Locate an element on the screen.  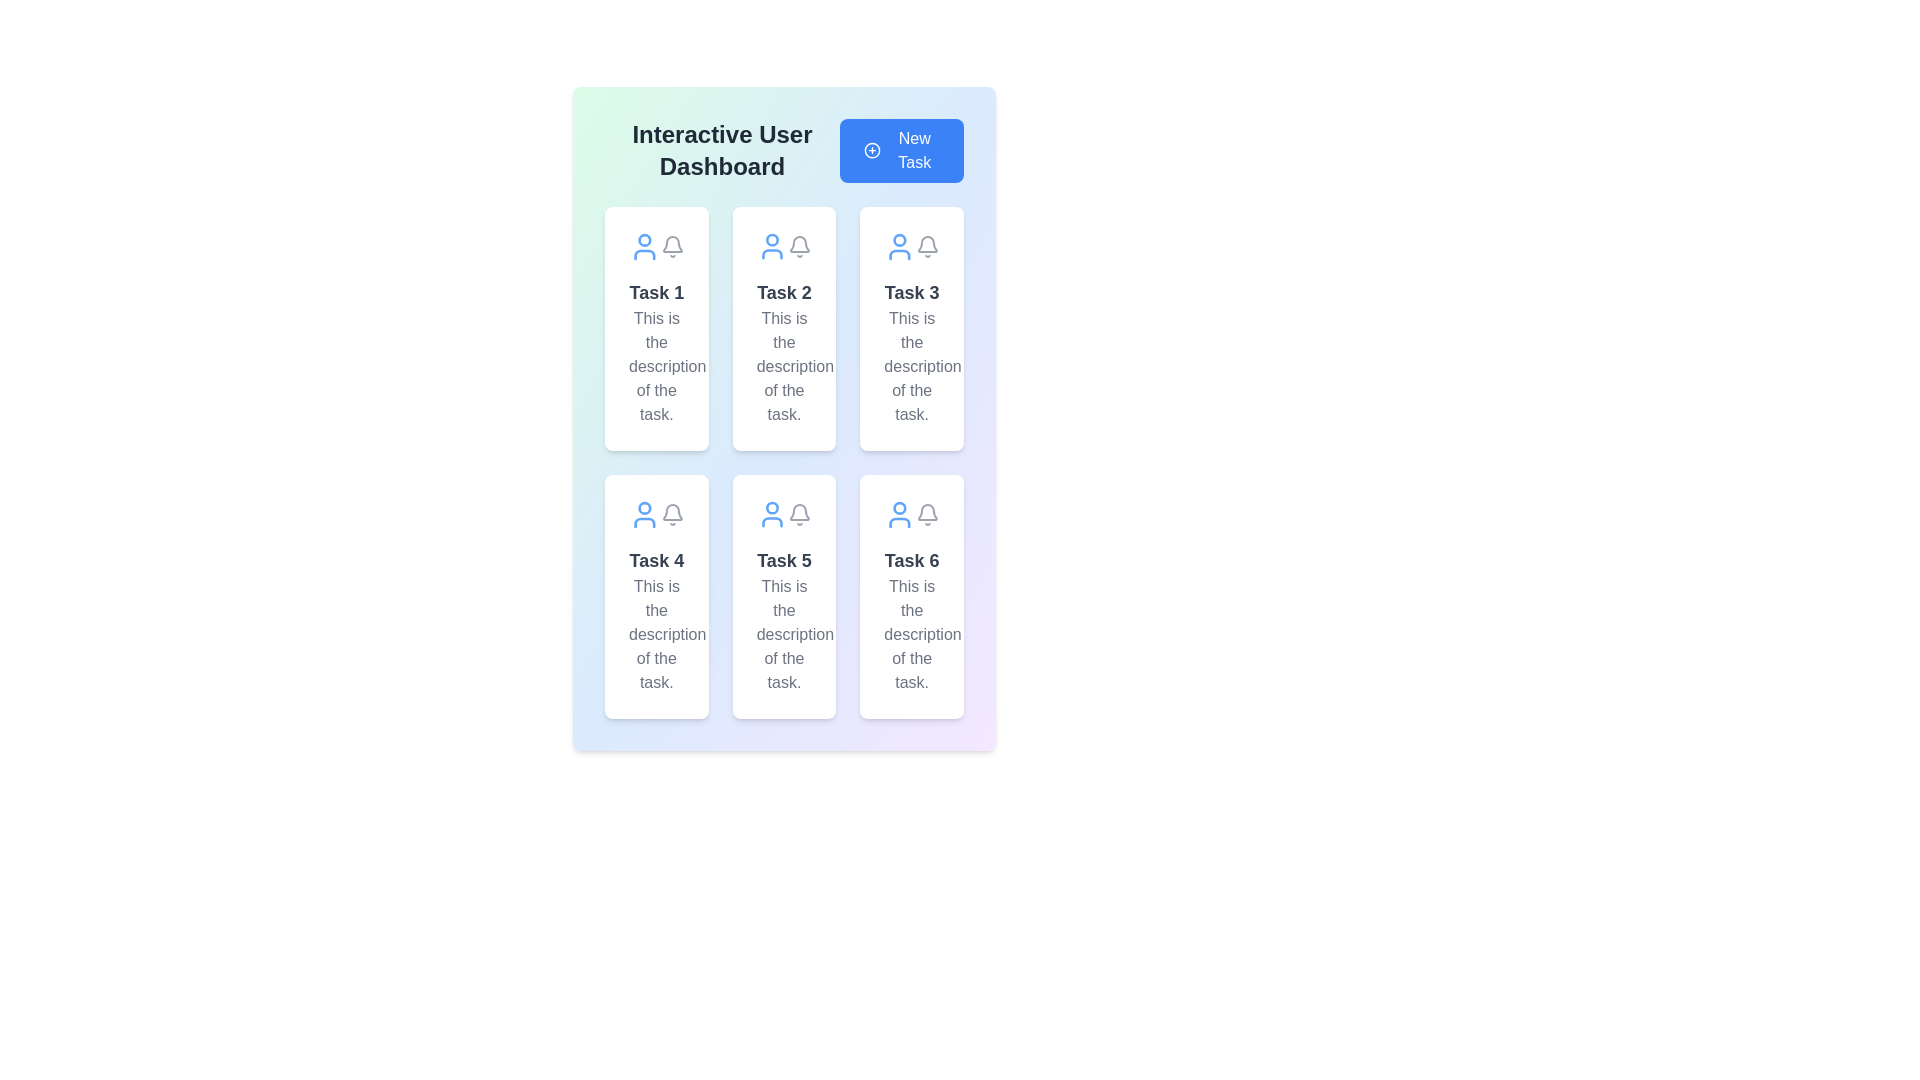
the circular graphical component within the user icon graphic of the third card in the top row of the dashboard grid is located at coordinates (899, 239).